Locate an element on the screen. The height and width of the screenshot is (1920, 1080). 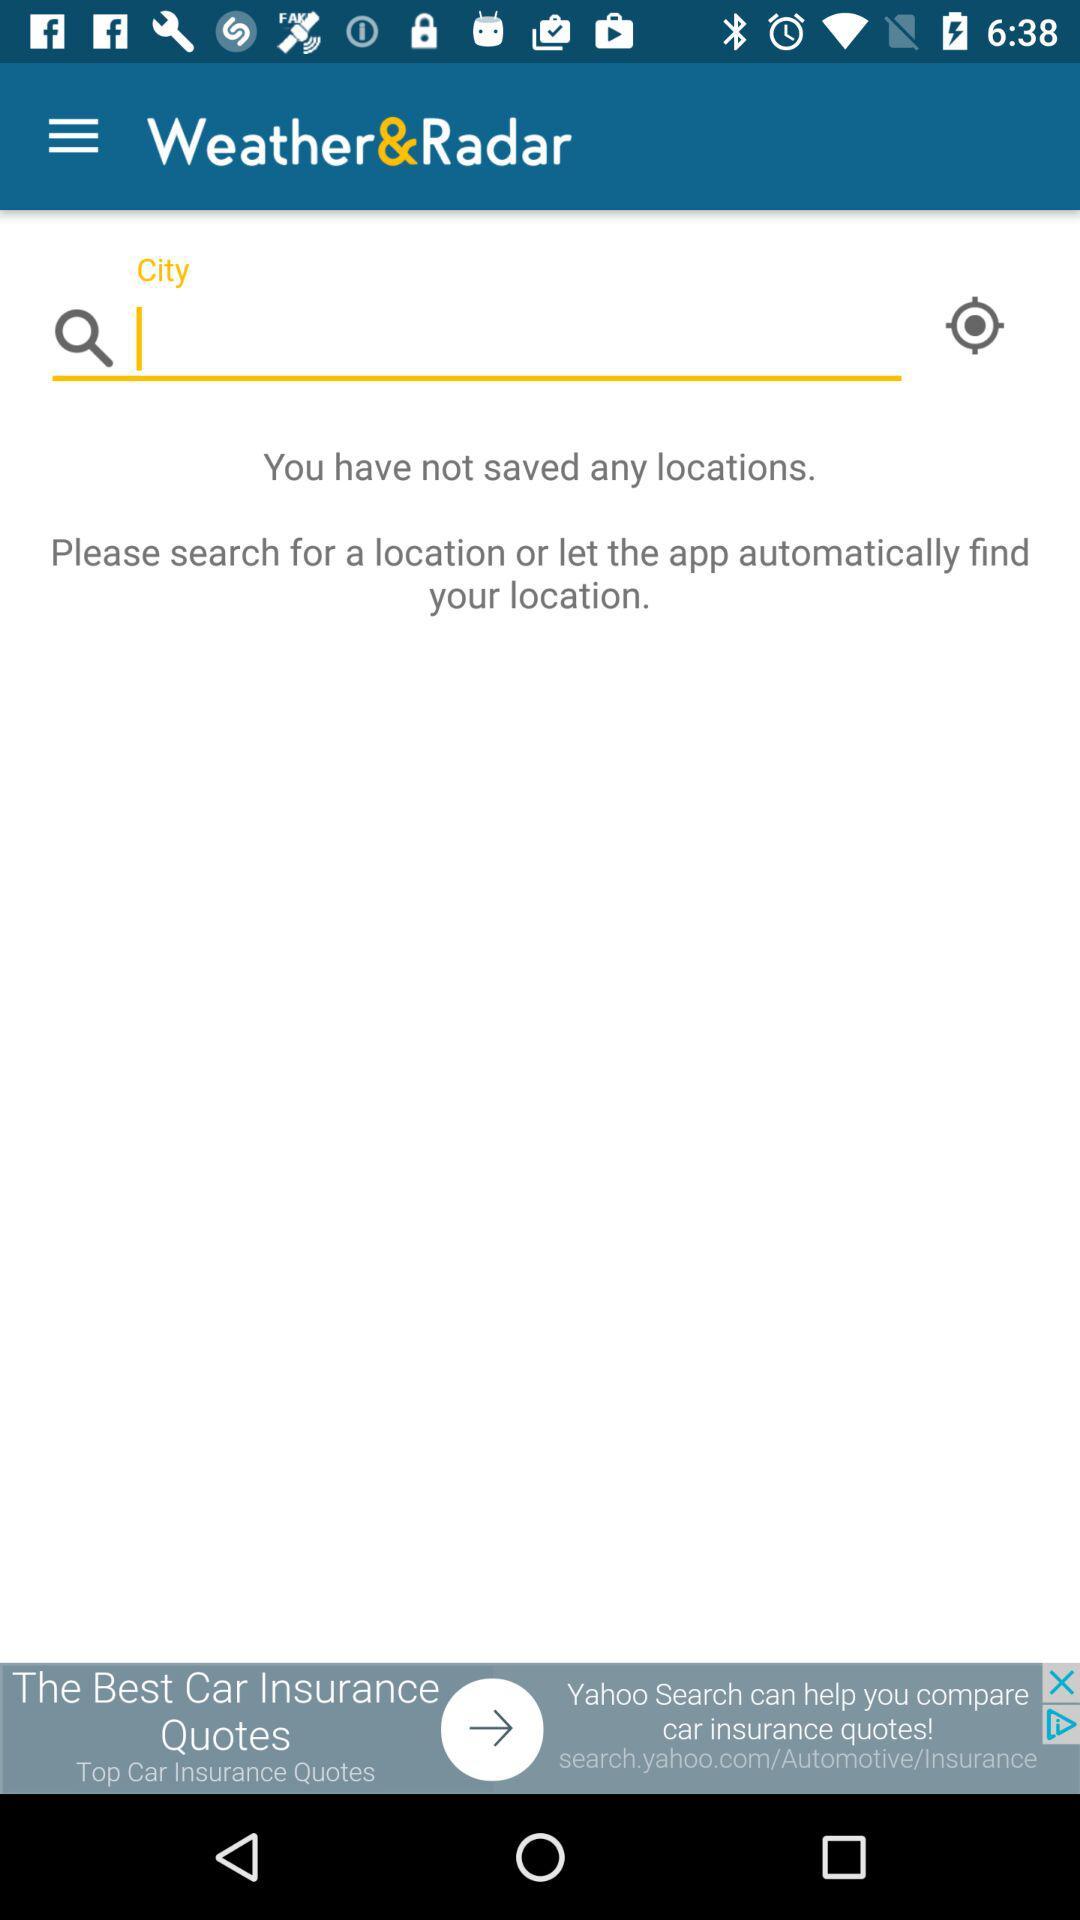
city search is located at coordinates (477, 339).